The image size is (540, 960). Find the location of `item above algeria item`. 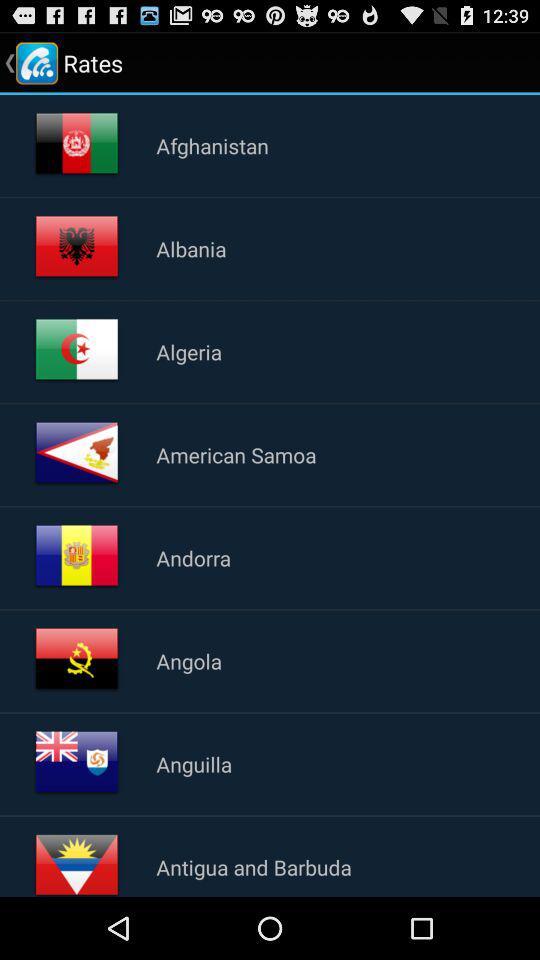

item above algeria item is located at coordinates (191, 247).